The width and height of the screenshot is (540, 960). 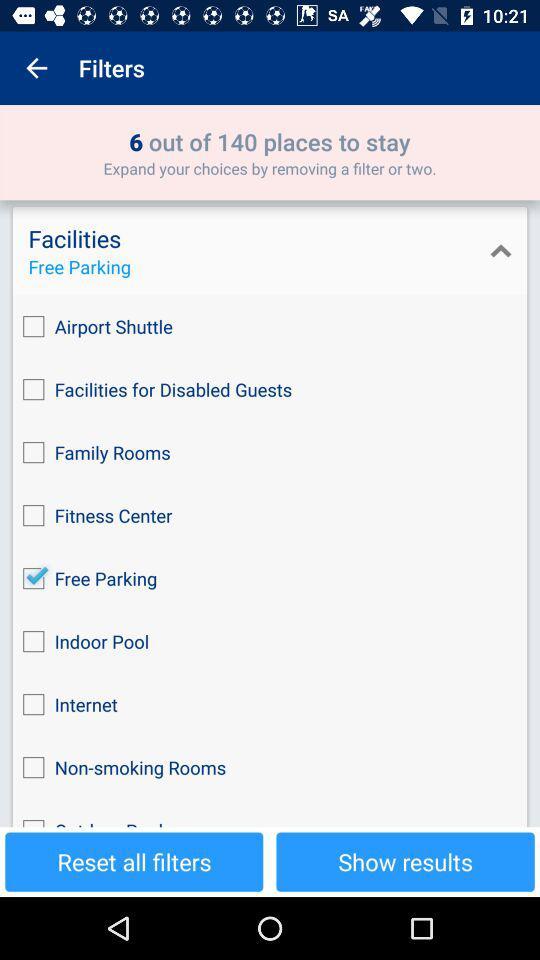 I want to click on the icon below the facilities for disabled item, so click(x=270, y=452).